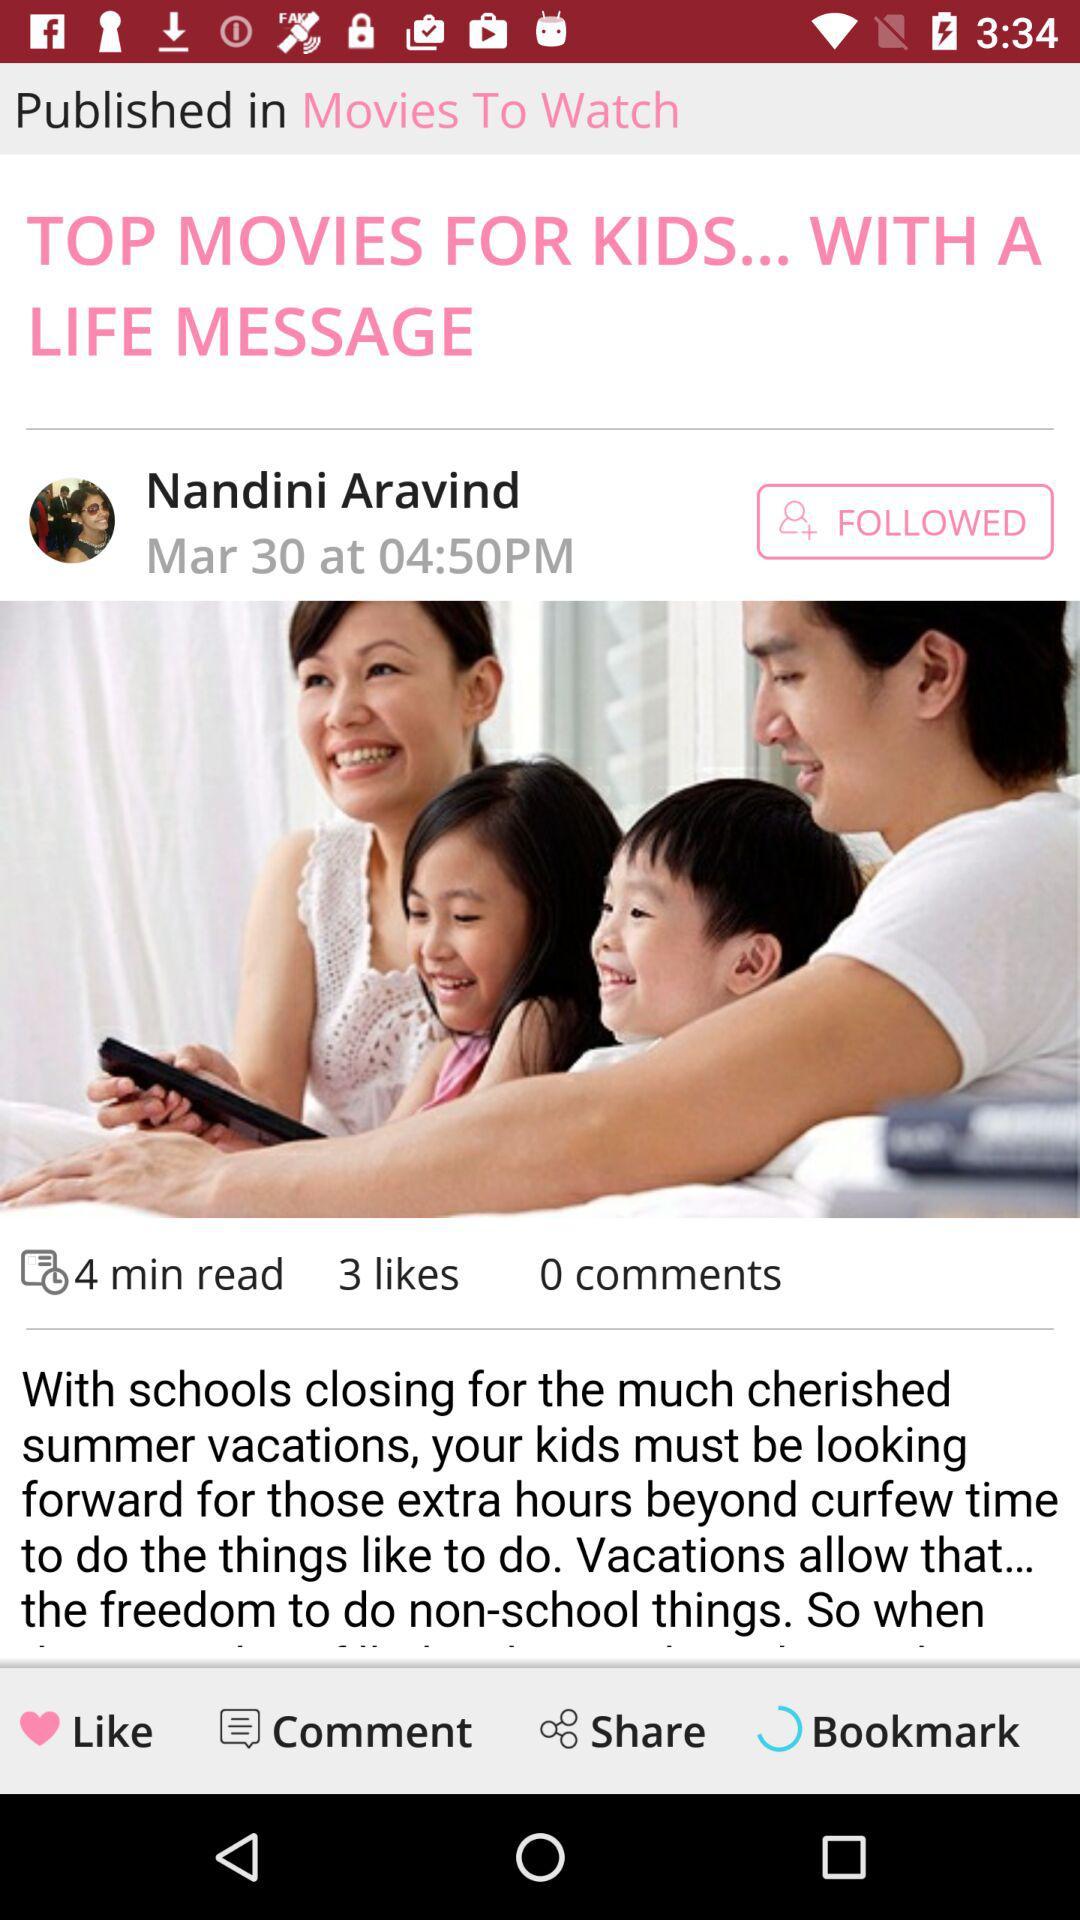  I want to click on the favorite icon, so click(39, 1727).